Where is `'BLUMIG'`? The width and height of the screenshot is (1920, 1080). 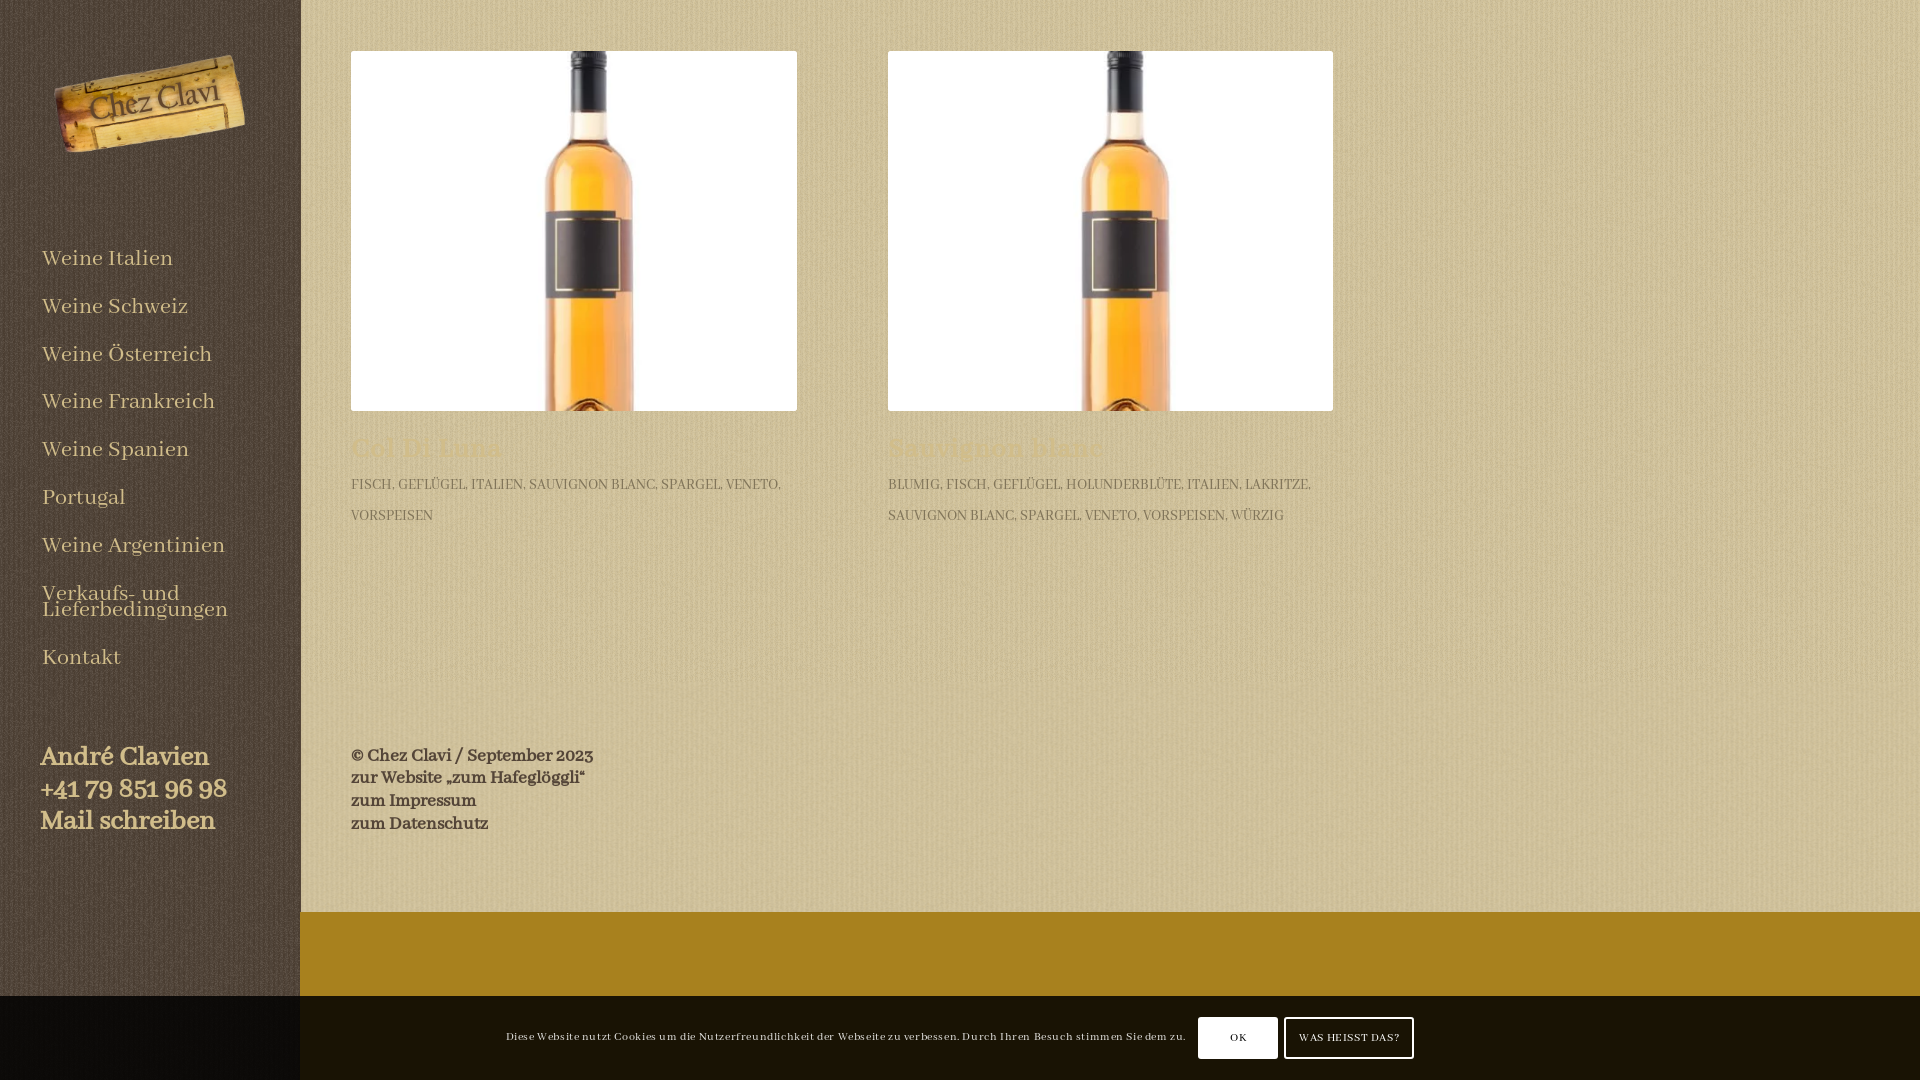
'BLUMIG' is located at coordinates (912, 485).